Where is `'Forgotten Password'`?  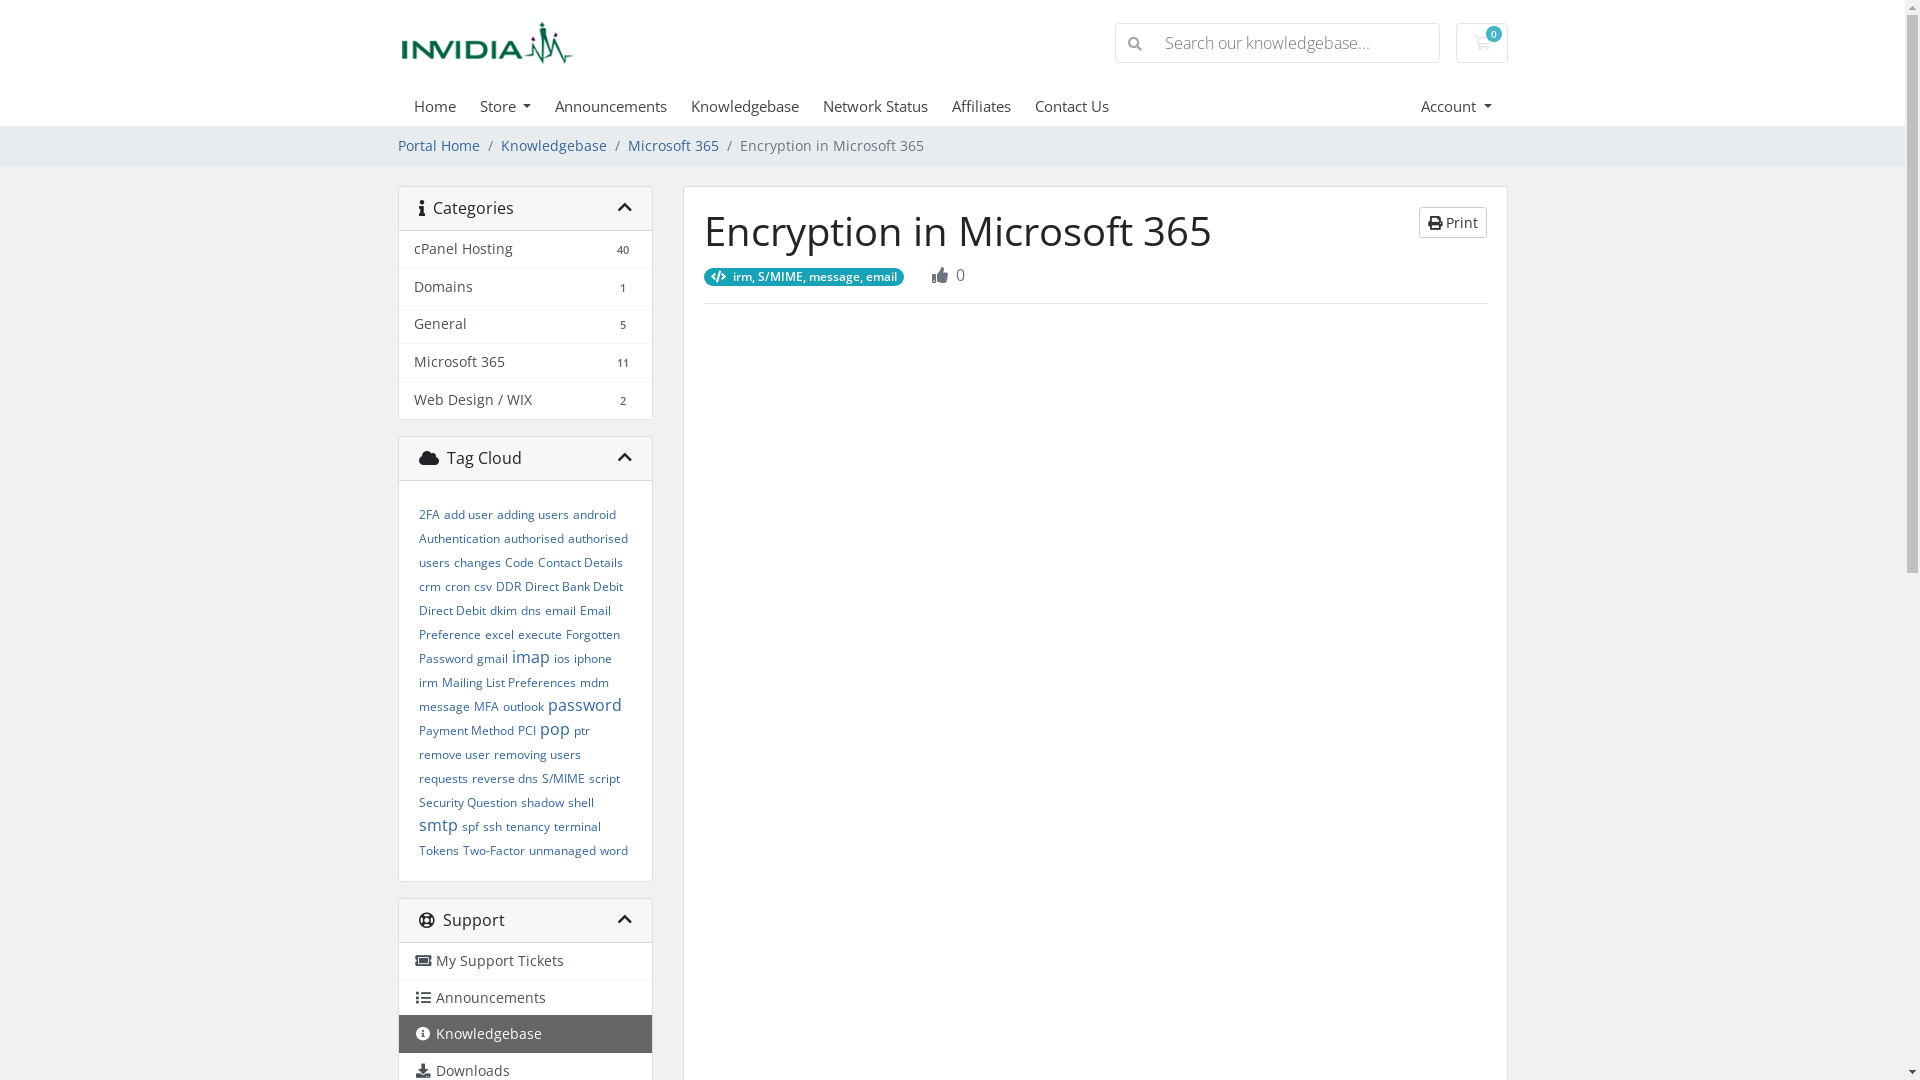 'Forgotten Password' is located at coordinates (416, 646).